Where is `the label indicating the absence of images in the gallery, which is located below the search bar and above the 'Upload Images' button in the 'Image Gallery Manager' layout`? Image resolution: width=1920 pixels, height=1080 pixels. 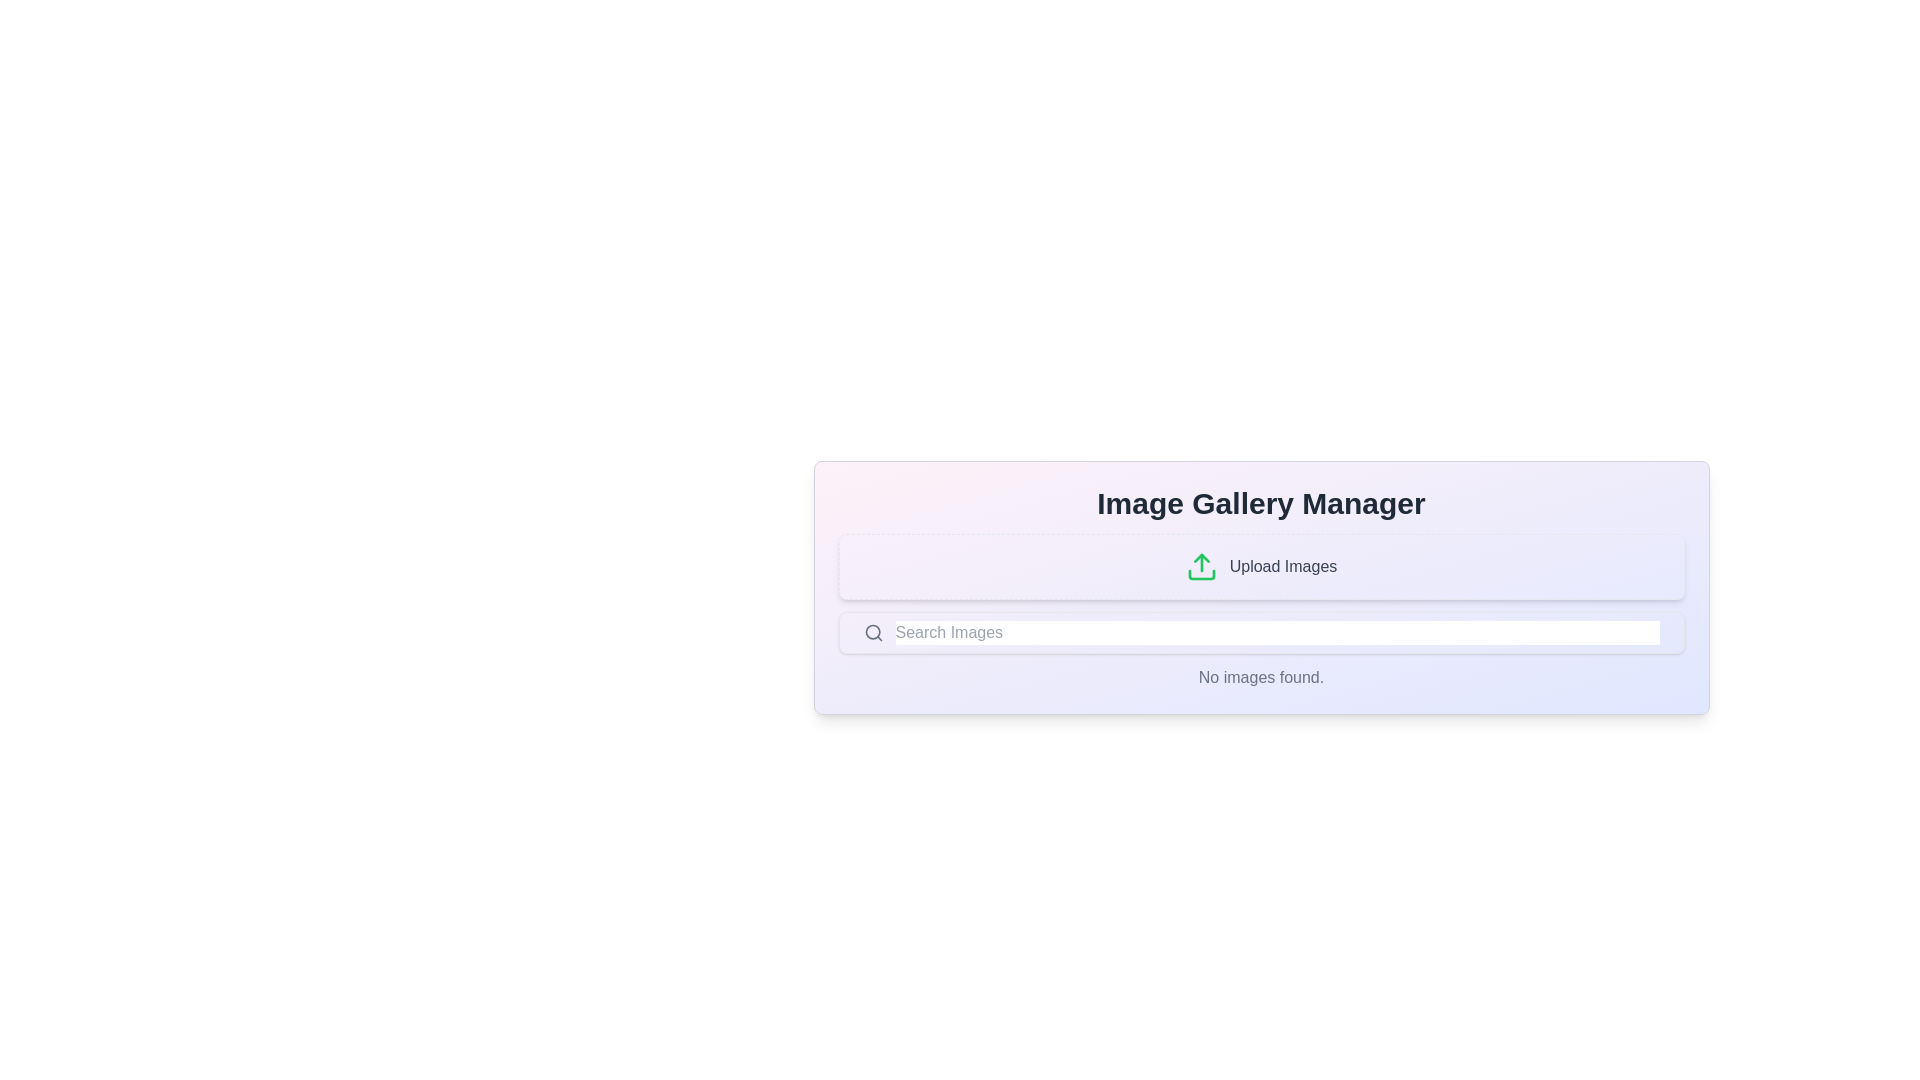
the label indicating the absence of images in the gallery, which is located below the search bar and above the 'Upload Images' button in the 'Image Gallery Manager' layout is located at coordinates (1260, 677).